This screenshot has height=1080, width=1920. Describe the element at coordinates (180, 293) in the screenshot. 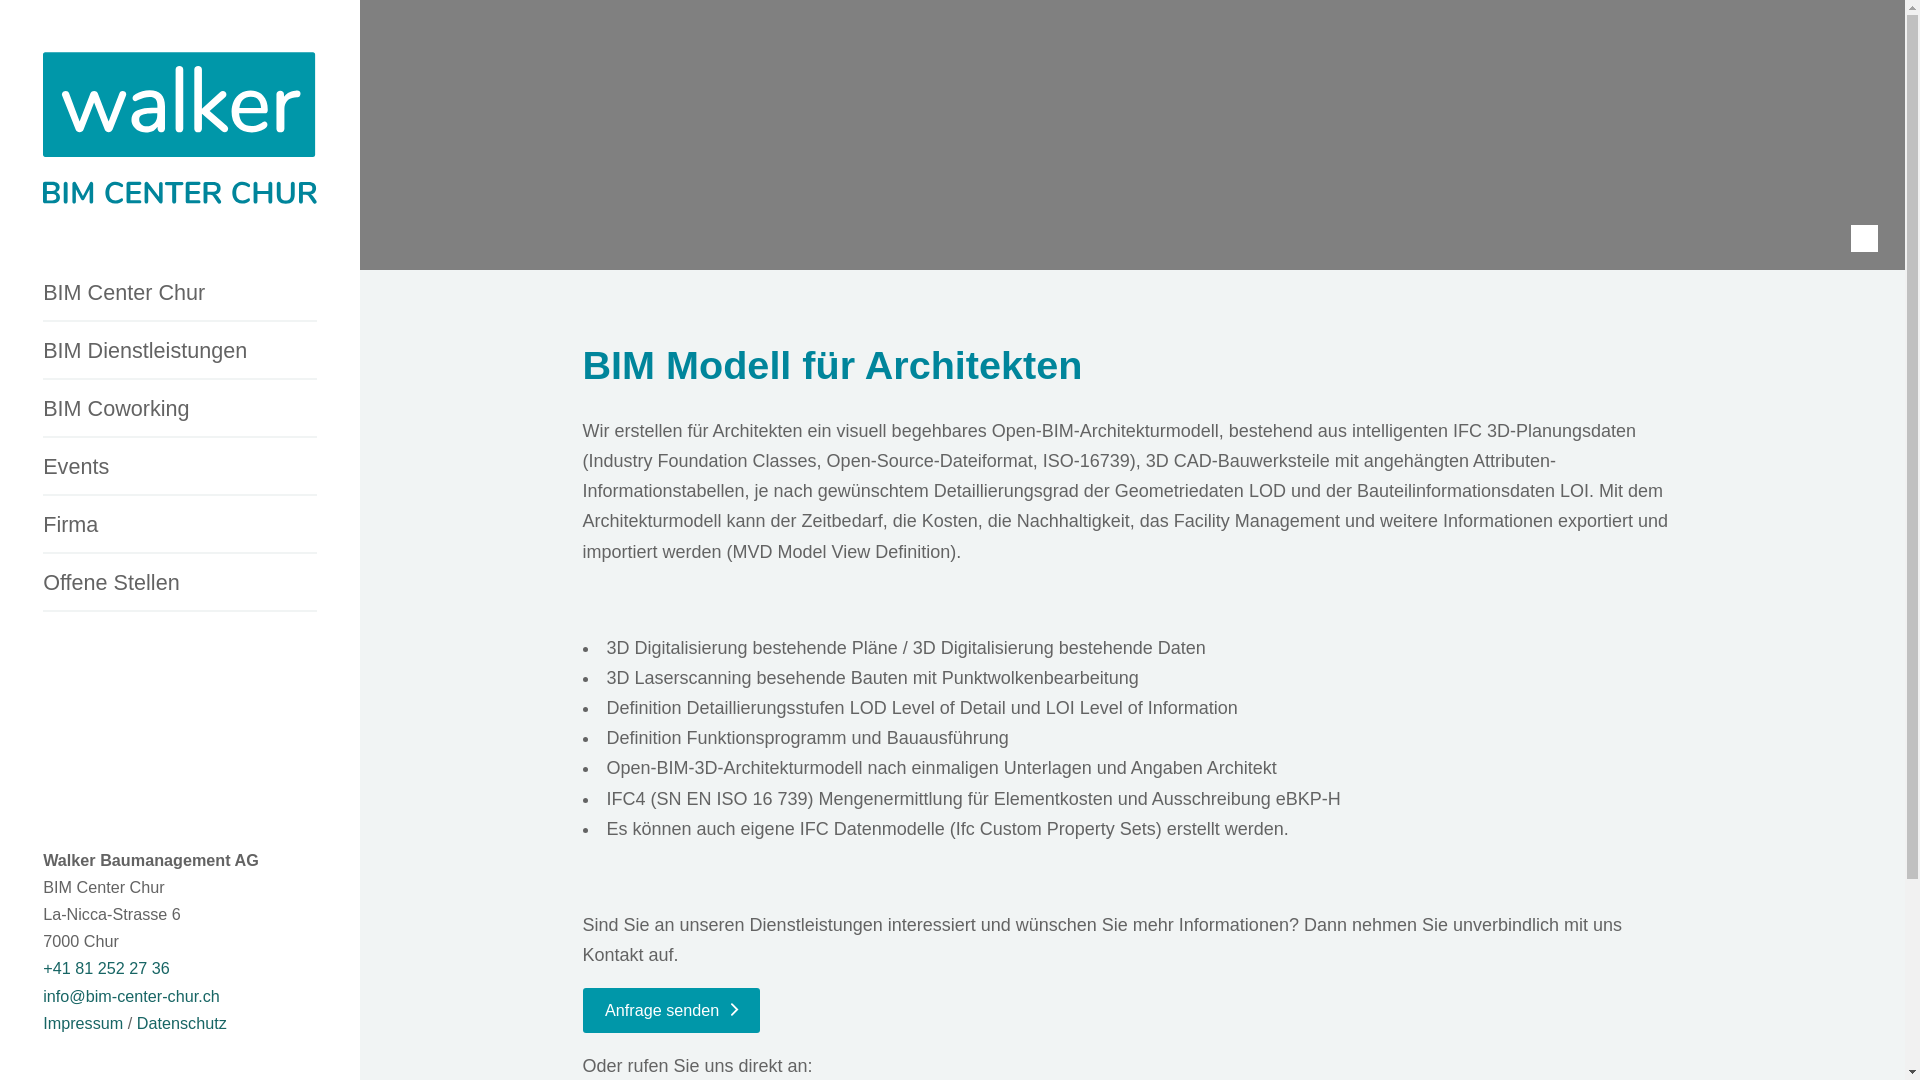

I see `'BIM Center Chur'` at that location.